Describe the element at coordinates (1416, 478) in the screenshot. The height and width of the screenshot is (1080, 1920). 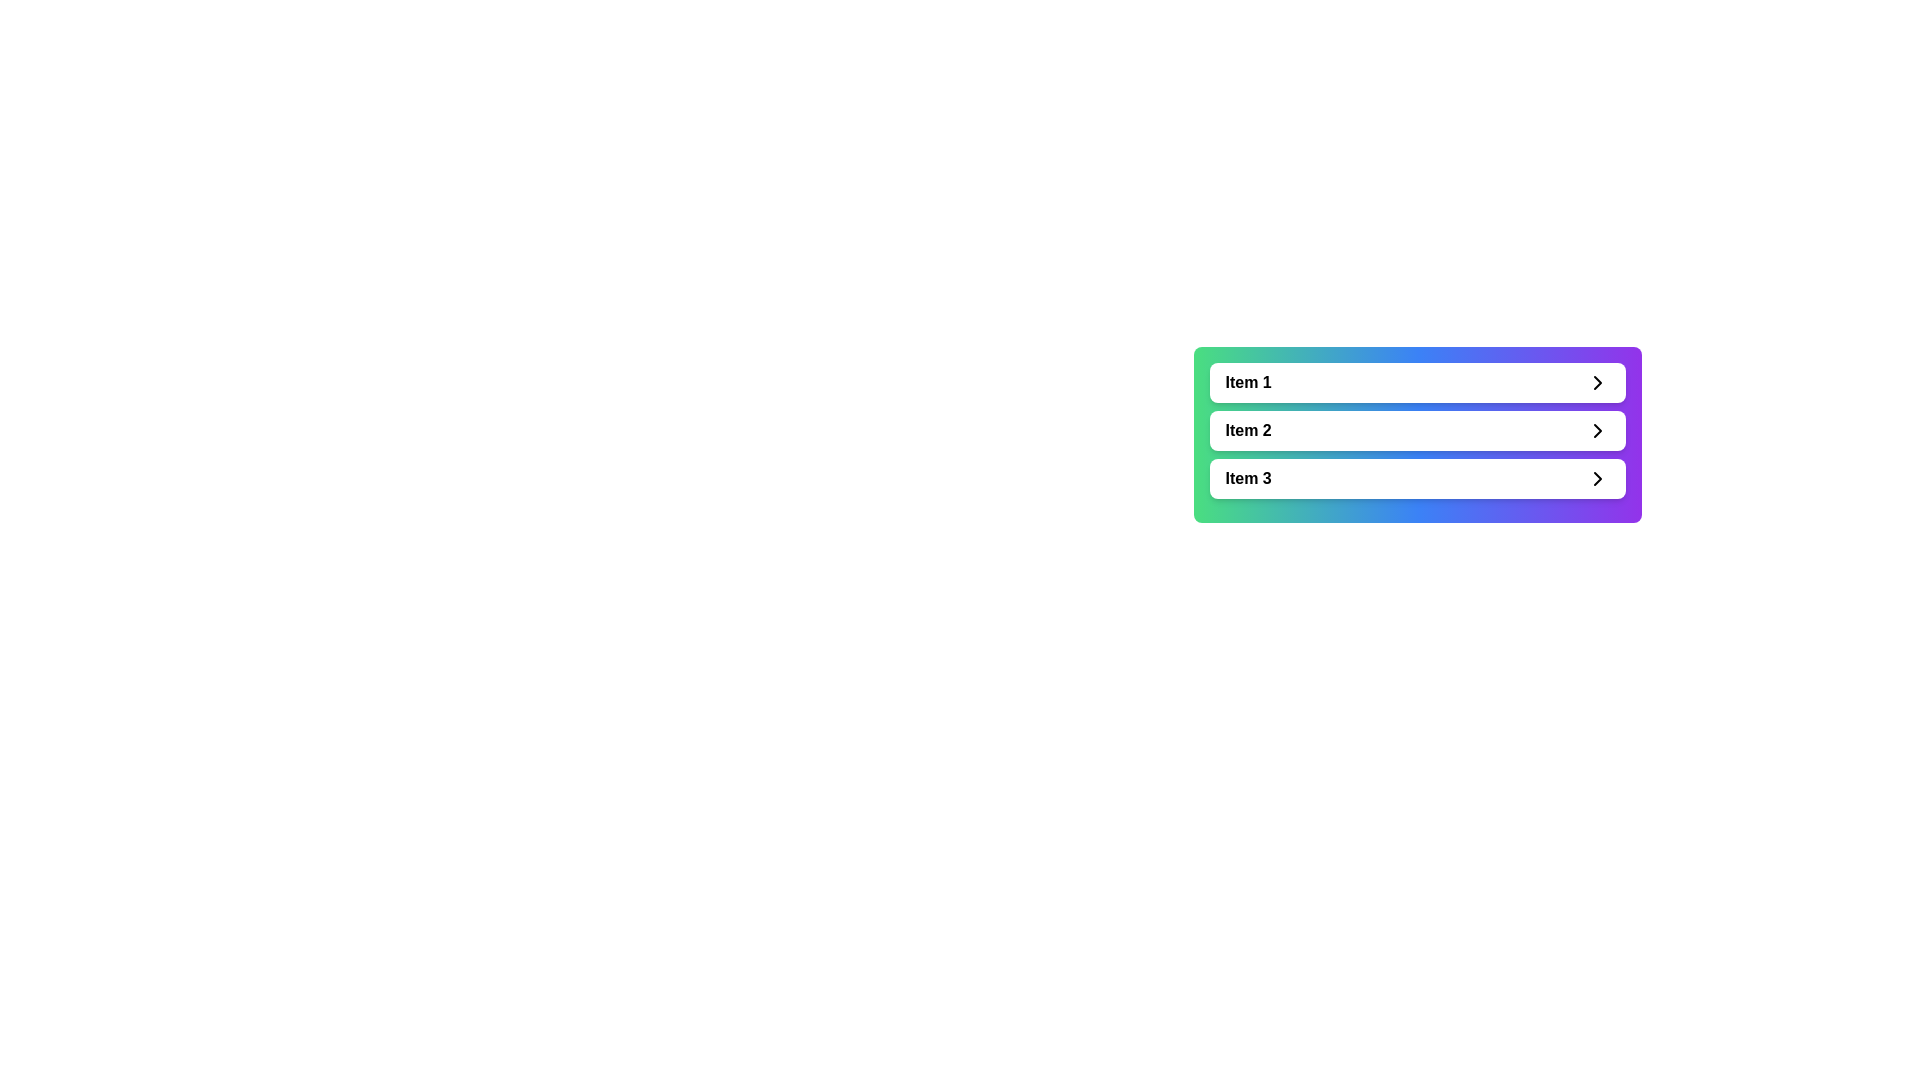
I see `the third item in a vertical list for accessibility by moving the cursor to its center point` at that location.